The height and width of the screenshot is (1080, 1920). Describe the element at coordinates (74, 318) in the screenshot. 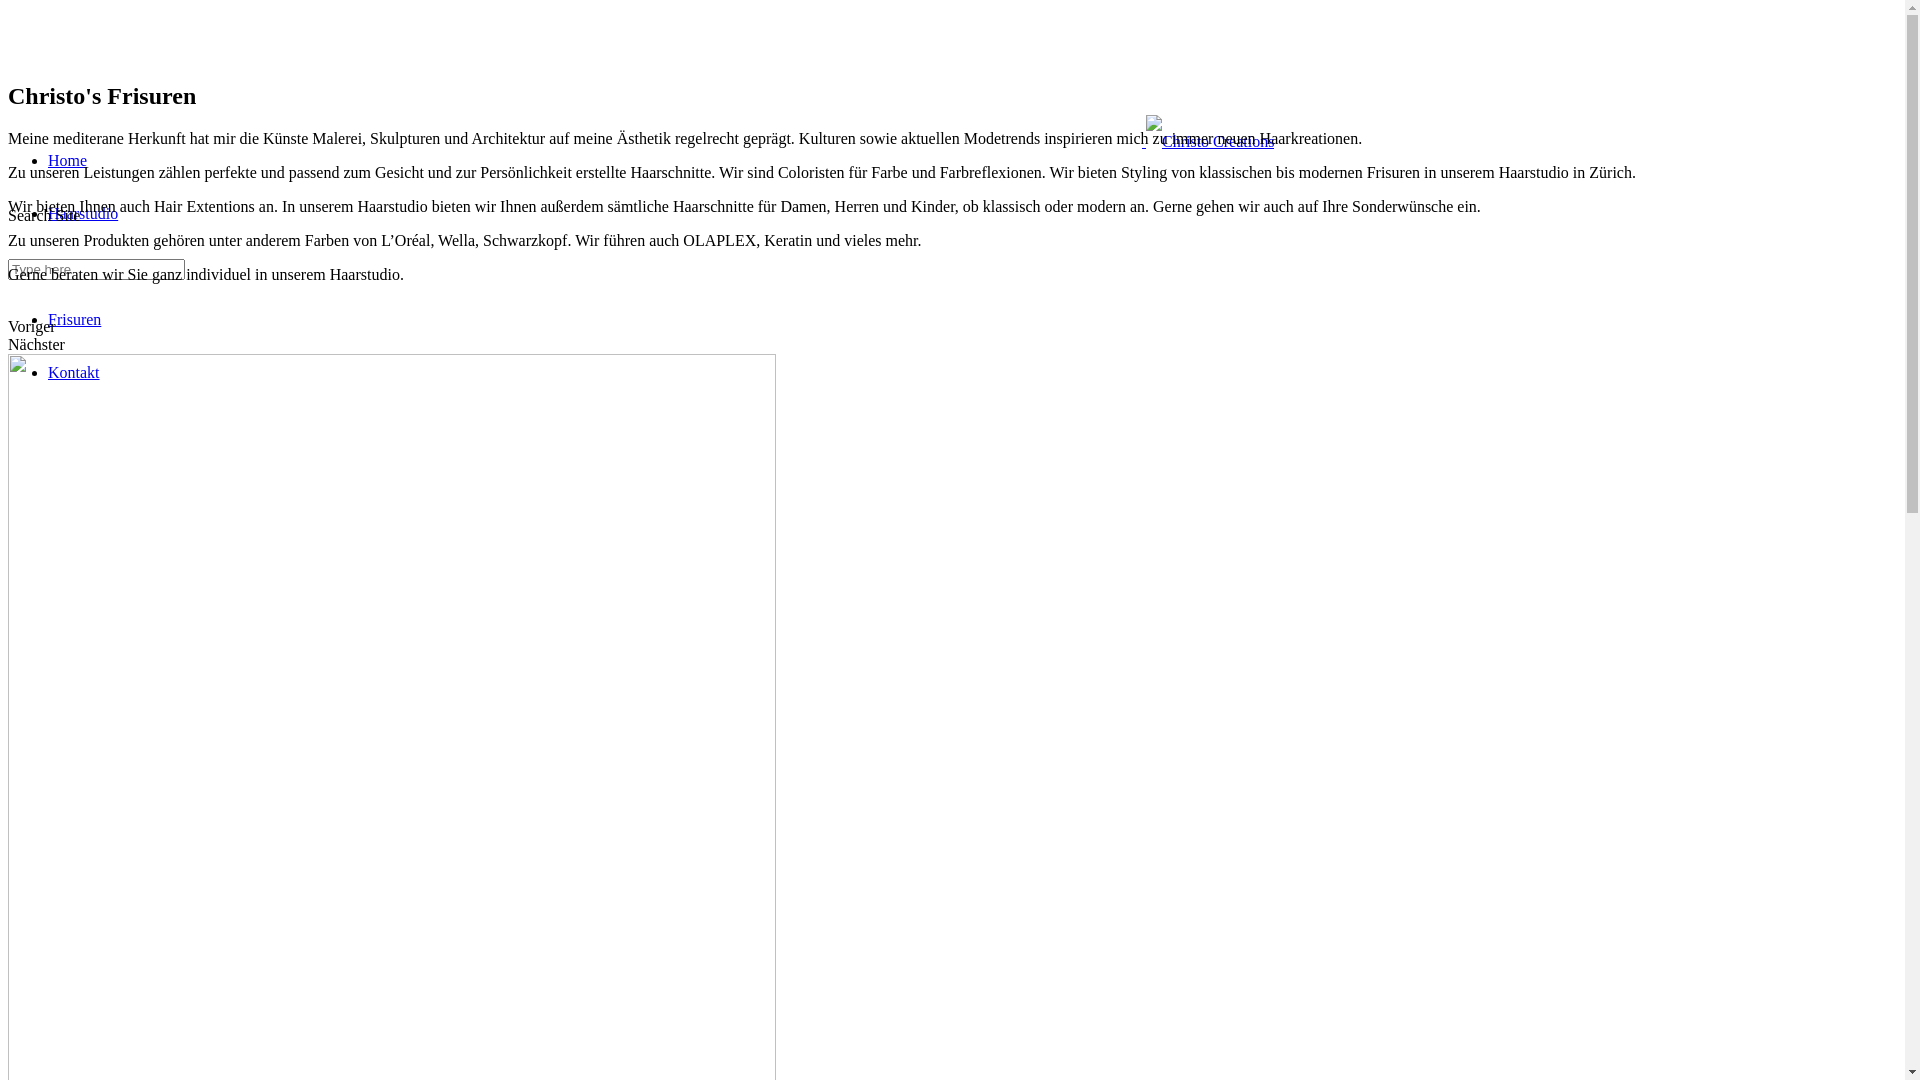

I see `'Frisuren'` at that location.